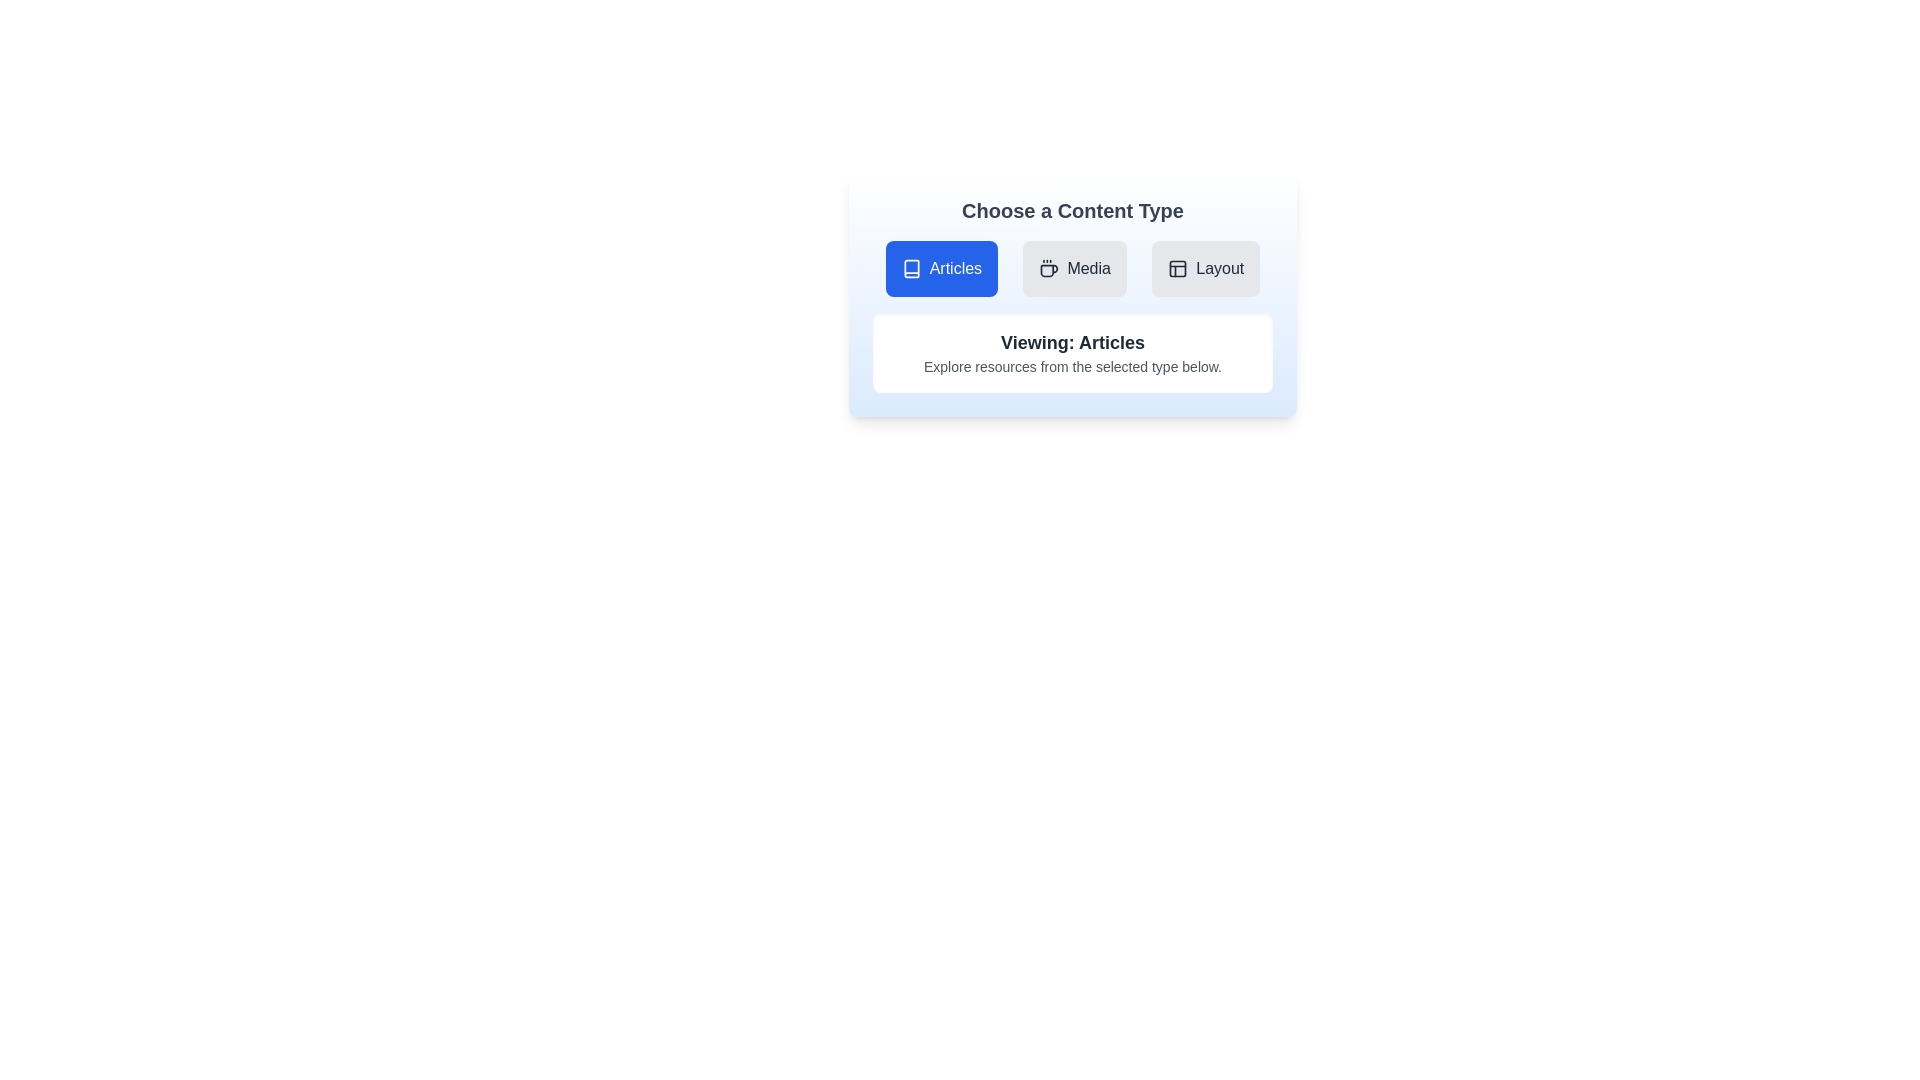 This screenshot has height=1080, width=1920. What do you see at coordinates (910, 268) in the screenshot?
I see `the small book icon within the blue rounded rectangle labeled 'Articles', located in the top-left corner of the 'Articles' button in the 'Choose a Content Type' section` at bounding box center [910, 268].